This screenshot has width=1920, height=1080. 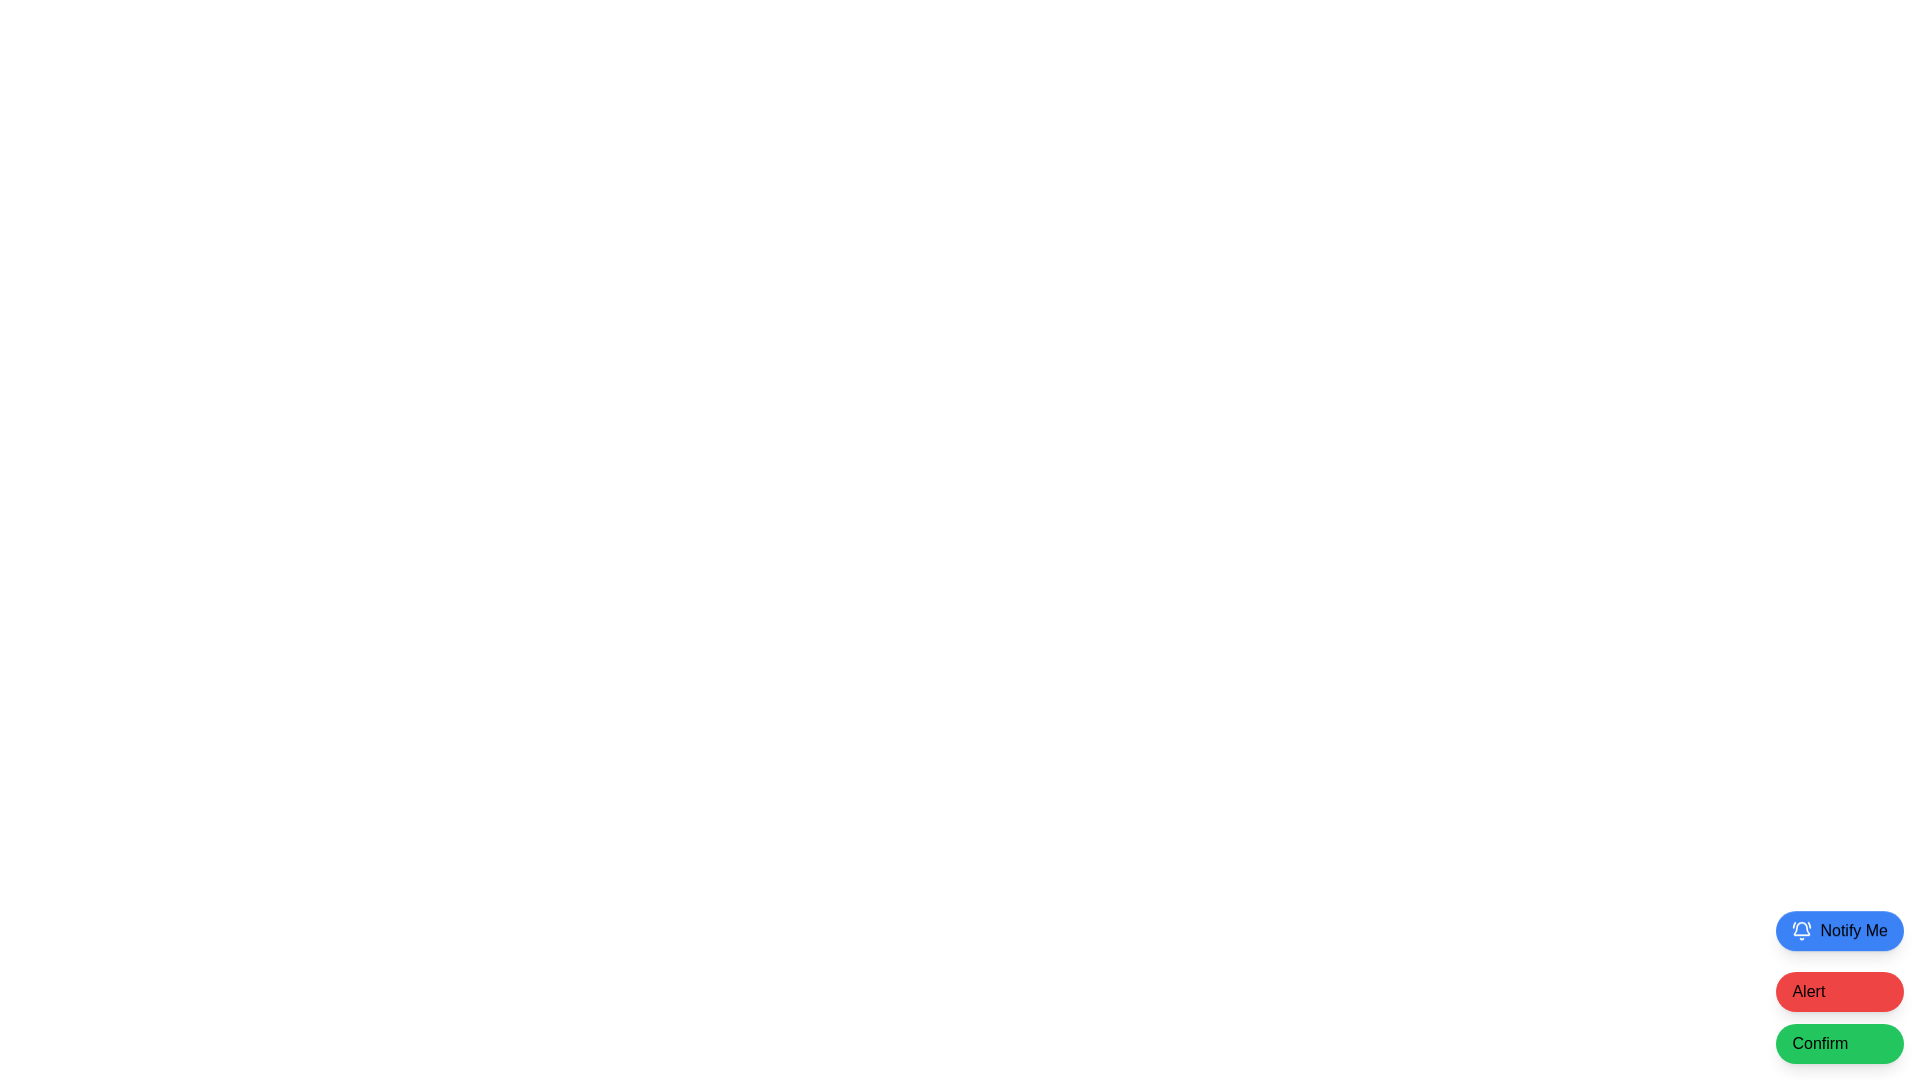 What do you see at coordinates (1840, 991) in the screenshot?
I see `the red 'Alert' button with rounded corners, positioned between 'Notify Me' and 'Confirm' buttons, to observe the hover effect` at bounding box center [1840, 991].